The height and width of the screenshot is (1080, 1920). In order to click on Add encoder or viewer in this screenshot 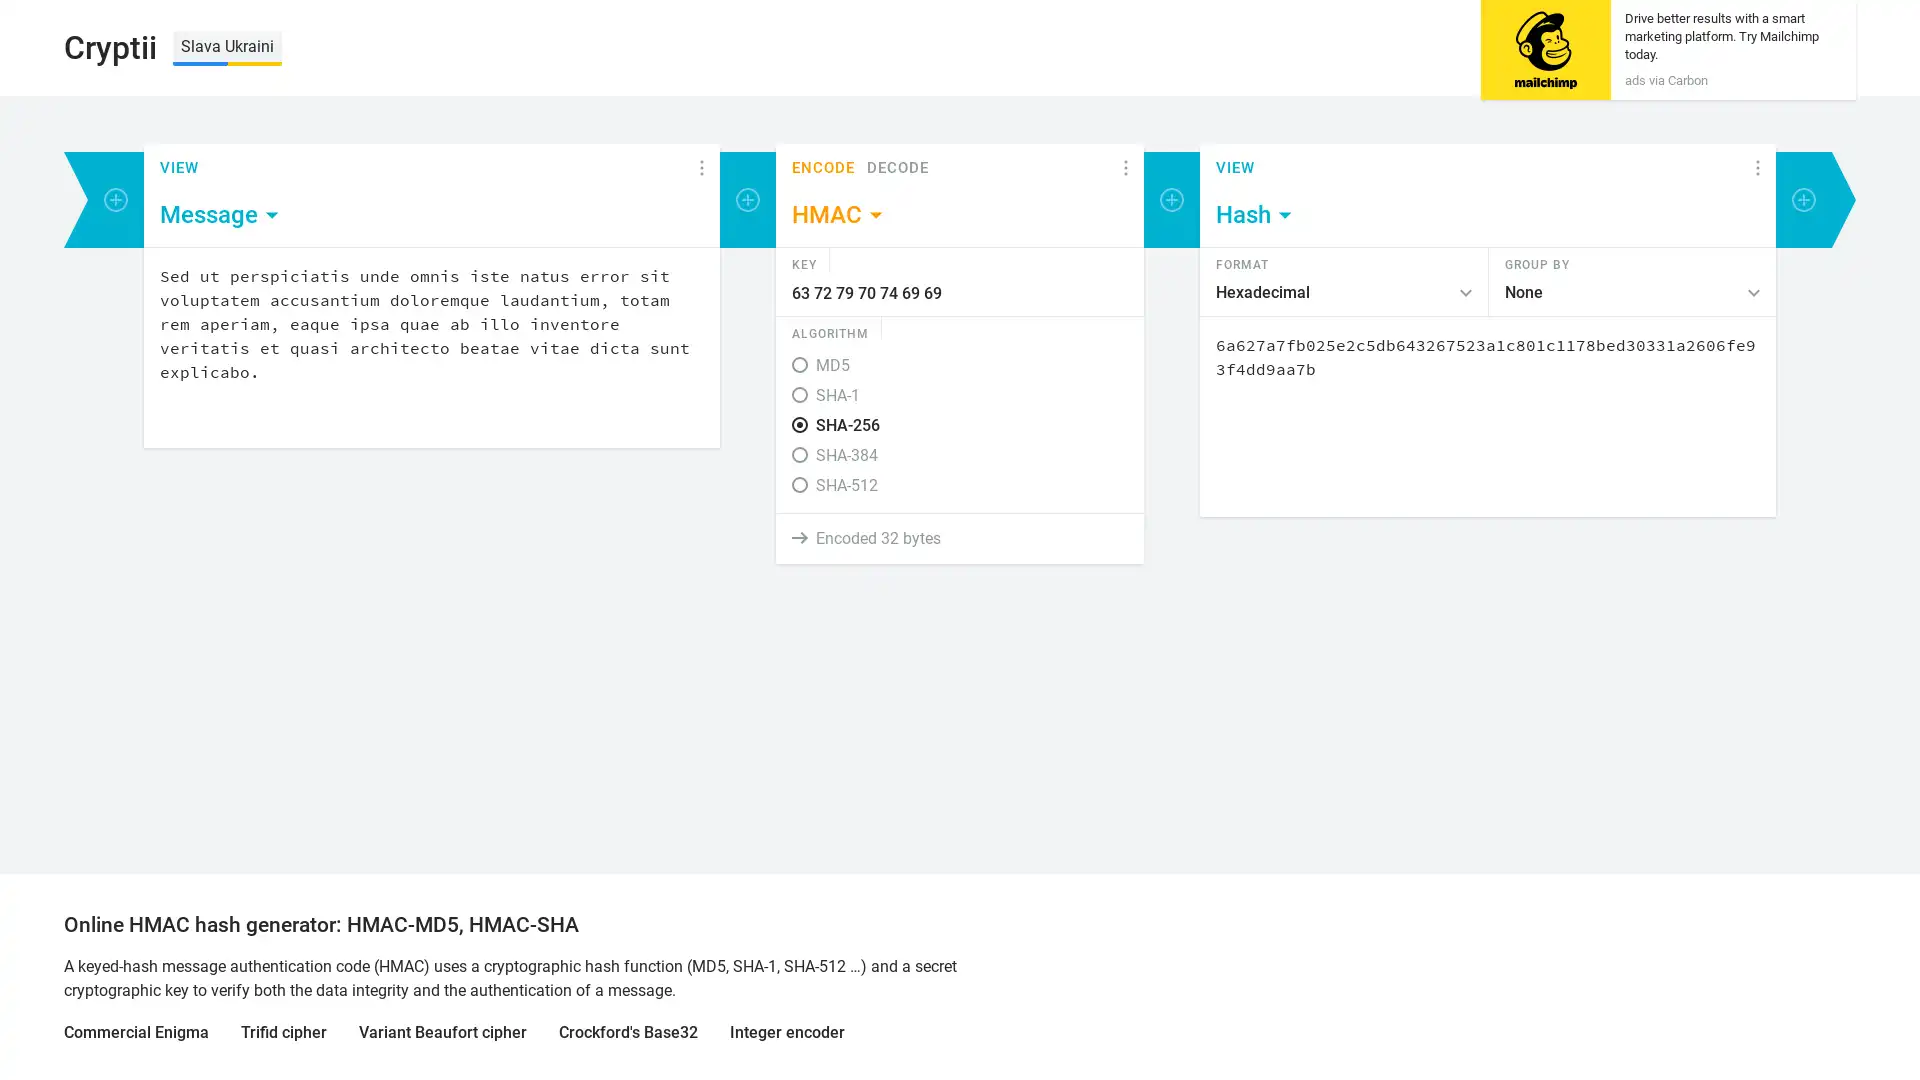, I will do `click(1804, 200)`.